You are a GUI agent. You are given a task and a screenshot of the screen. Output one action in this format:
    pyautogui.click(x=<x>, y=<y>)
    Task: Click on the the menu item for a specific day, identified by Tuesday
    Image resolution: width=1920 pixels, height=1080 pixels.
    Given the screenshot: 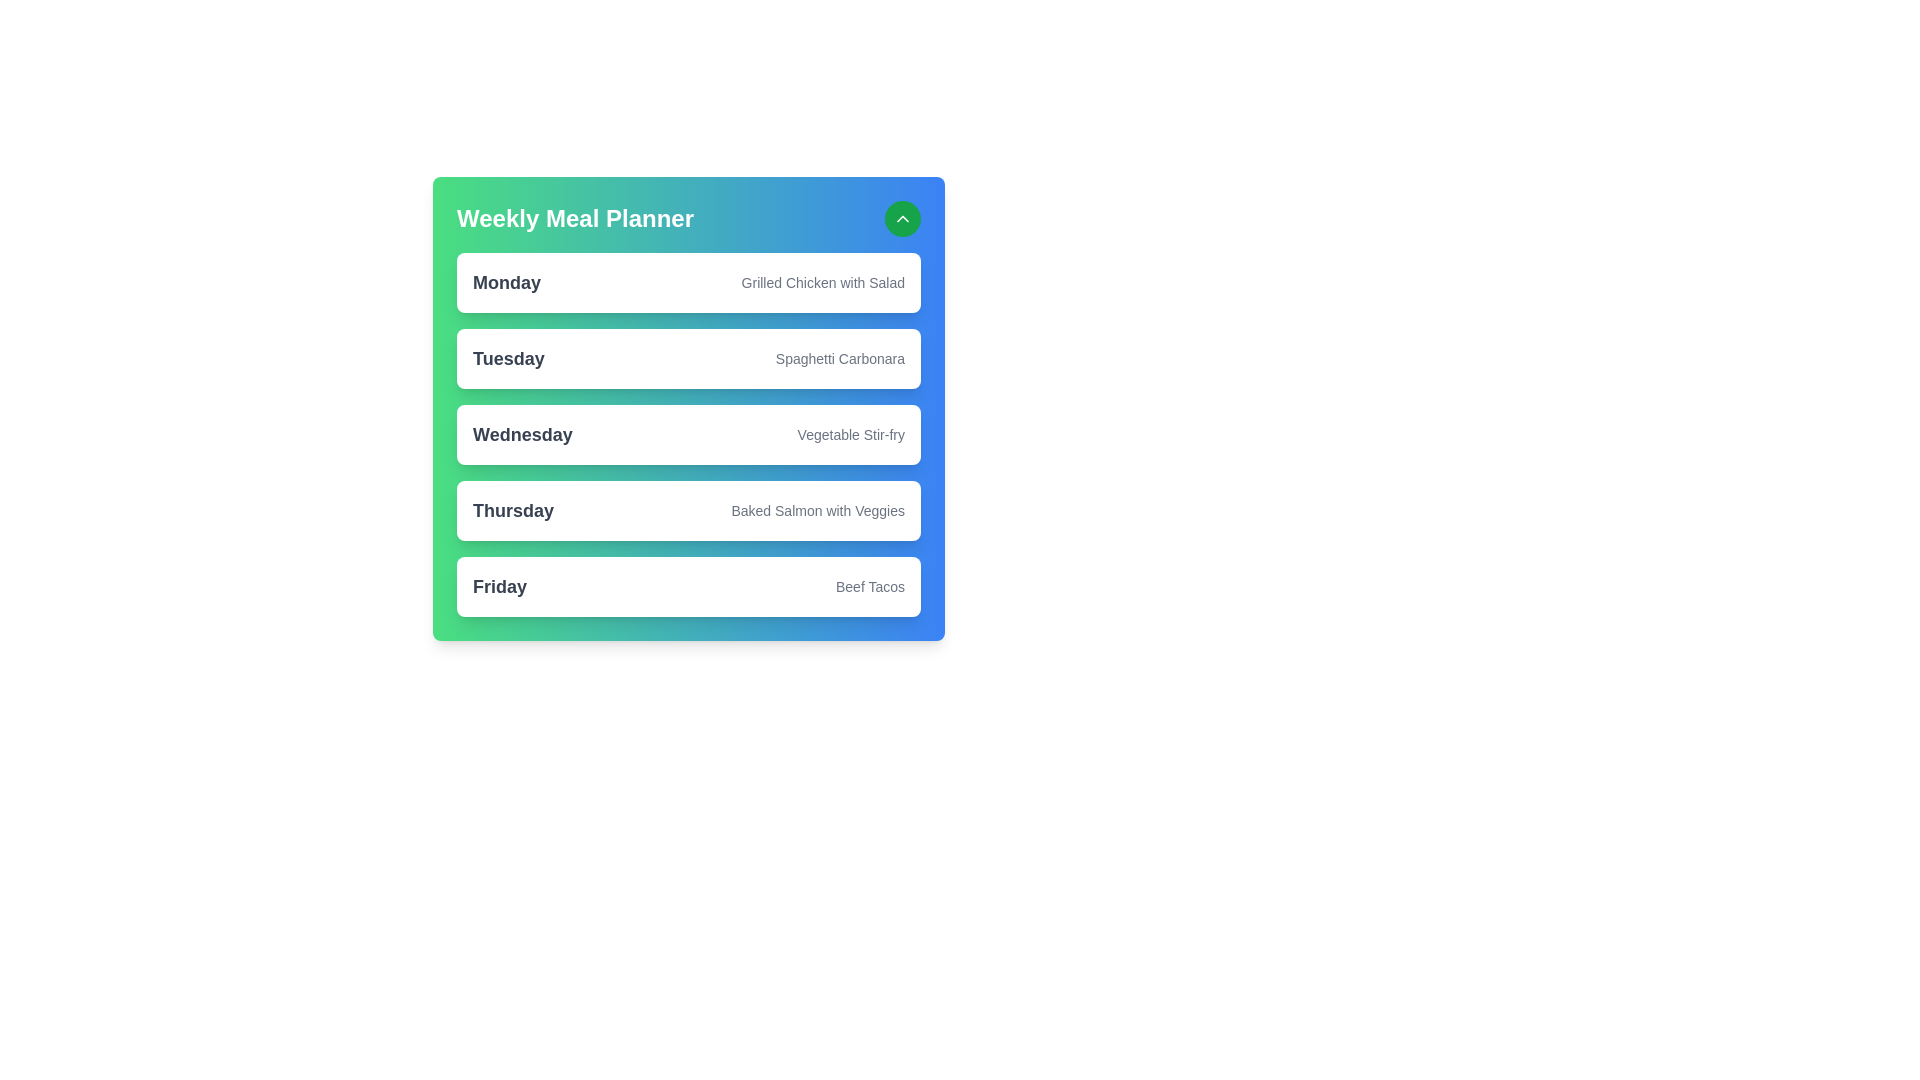 What is the action you would take?
    pyautogui.click(x=508, y=357)
    